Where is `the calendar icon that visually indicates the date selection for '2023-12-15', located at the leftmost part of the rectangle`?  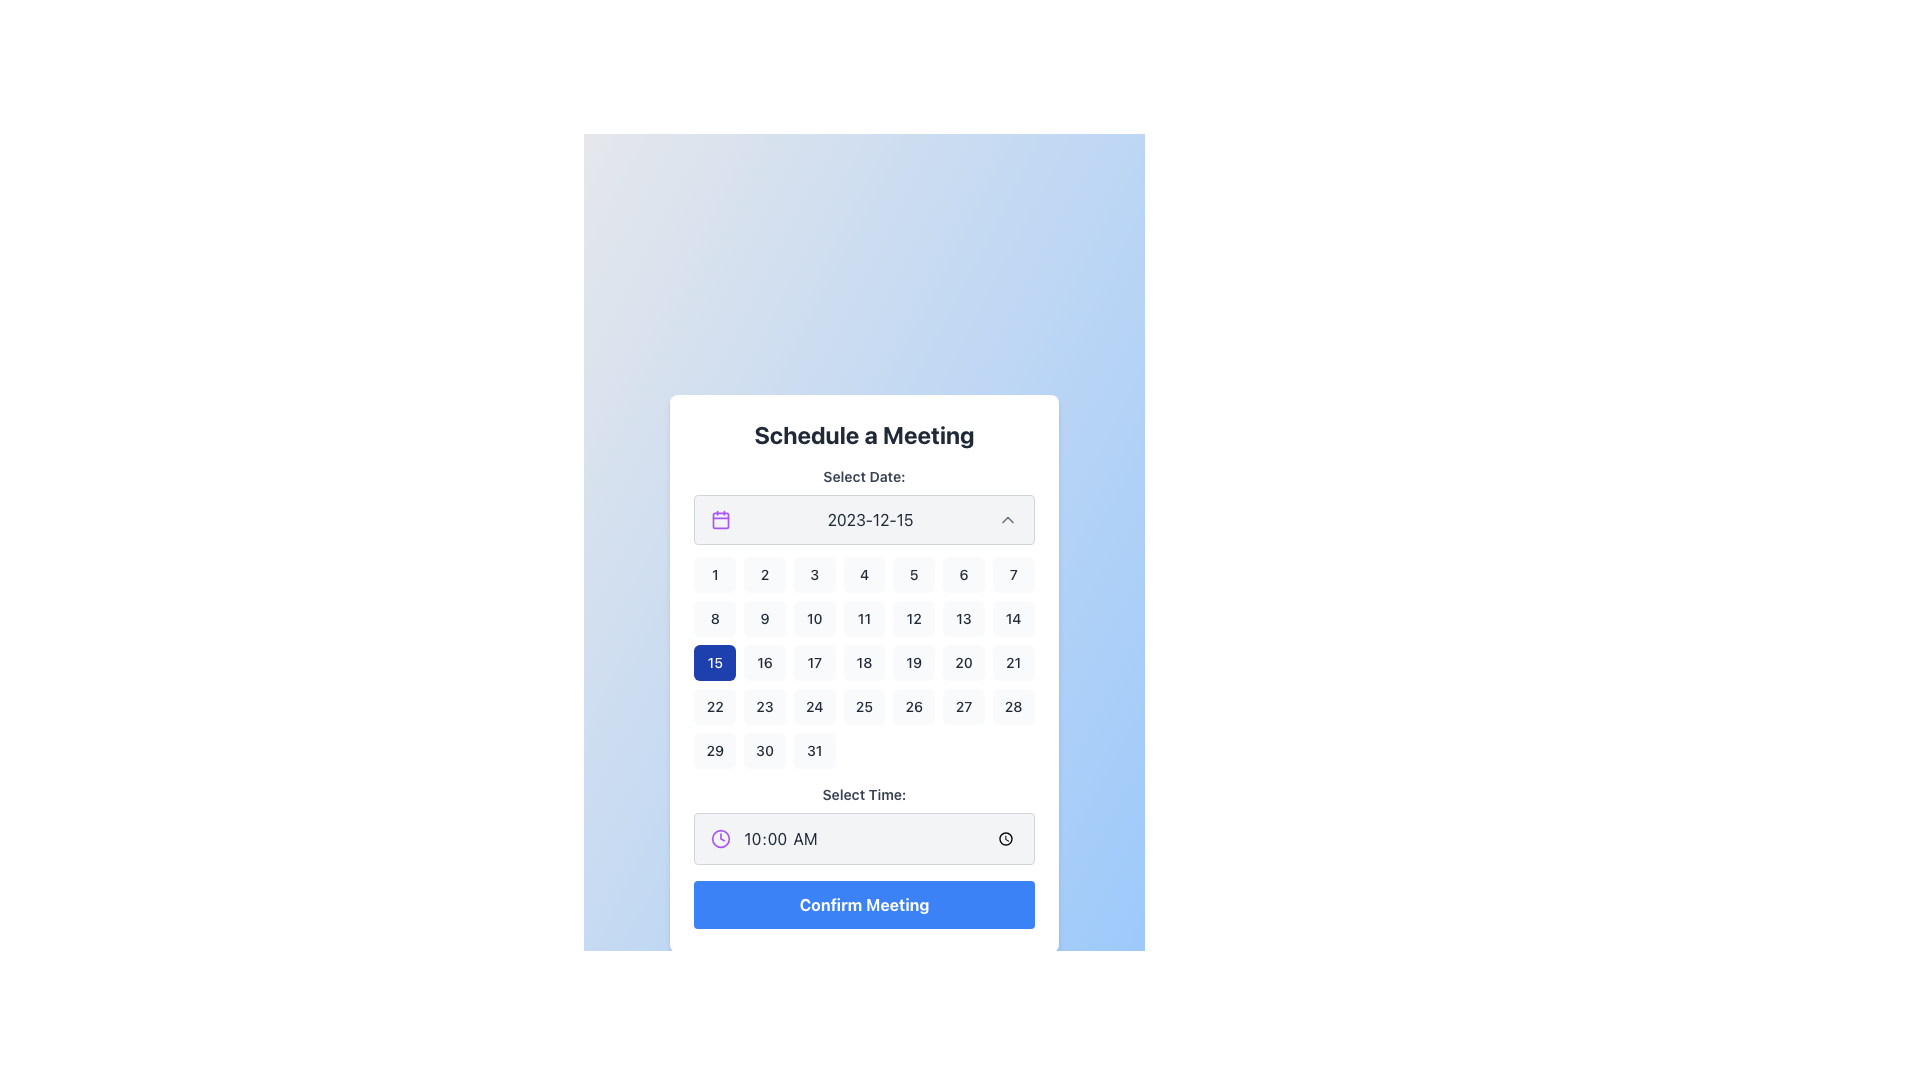
the calendar icon that visually indicates the date selection for '2023-12-15', located at the leftmost part of the rectangle is located at coordinates (720, 519).